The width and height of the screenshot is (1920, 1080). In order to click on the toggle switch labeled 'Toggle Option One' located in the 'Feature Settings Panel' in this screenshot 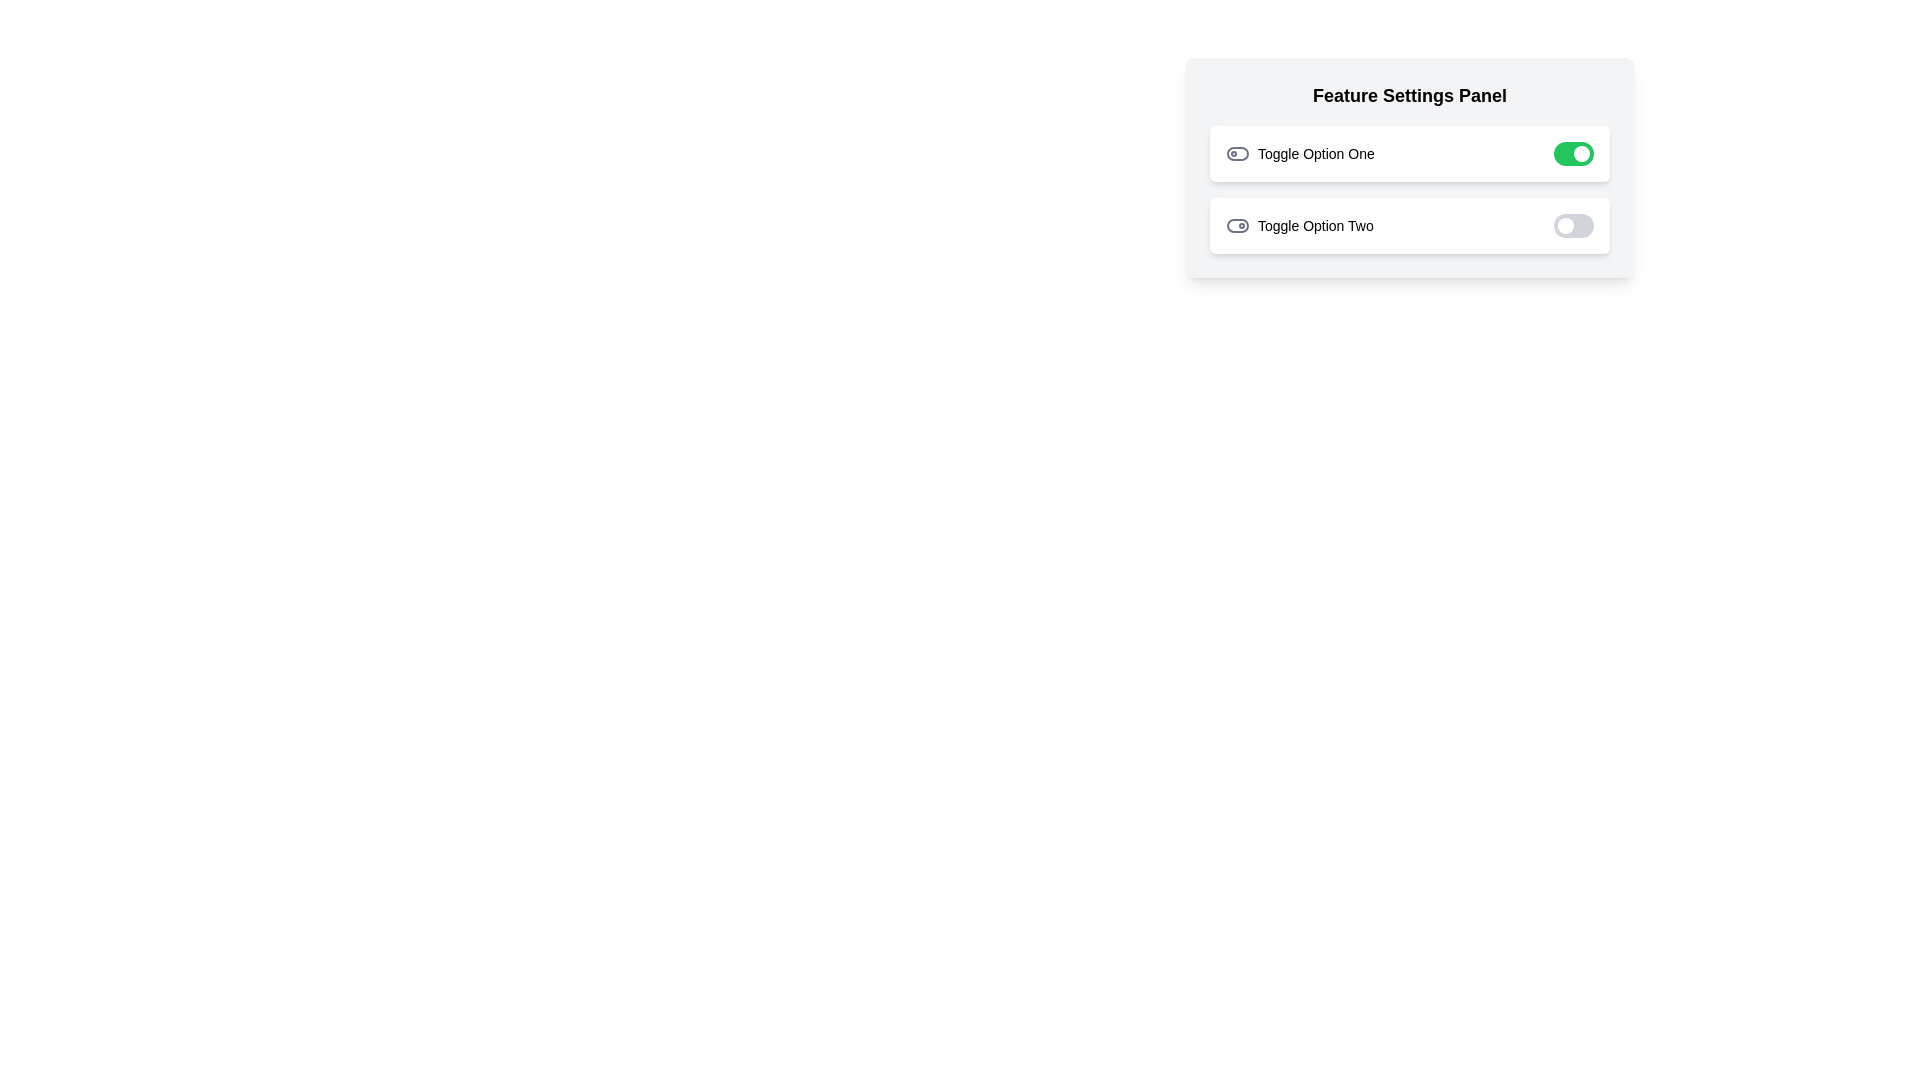, I will do `click(1409, 153)`.